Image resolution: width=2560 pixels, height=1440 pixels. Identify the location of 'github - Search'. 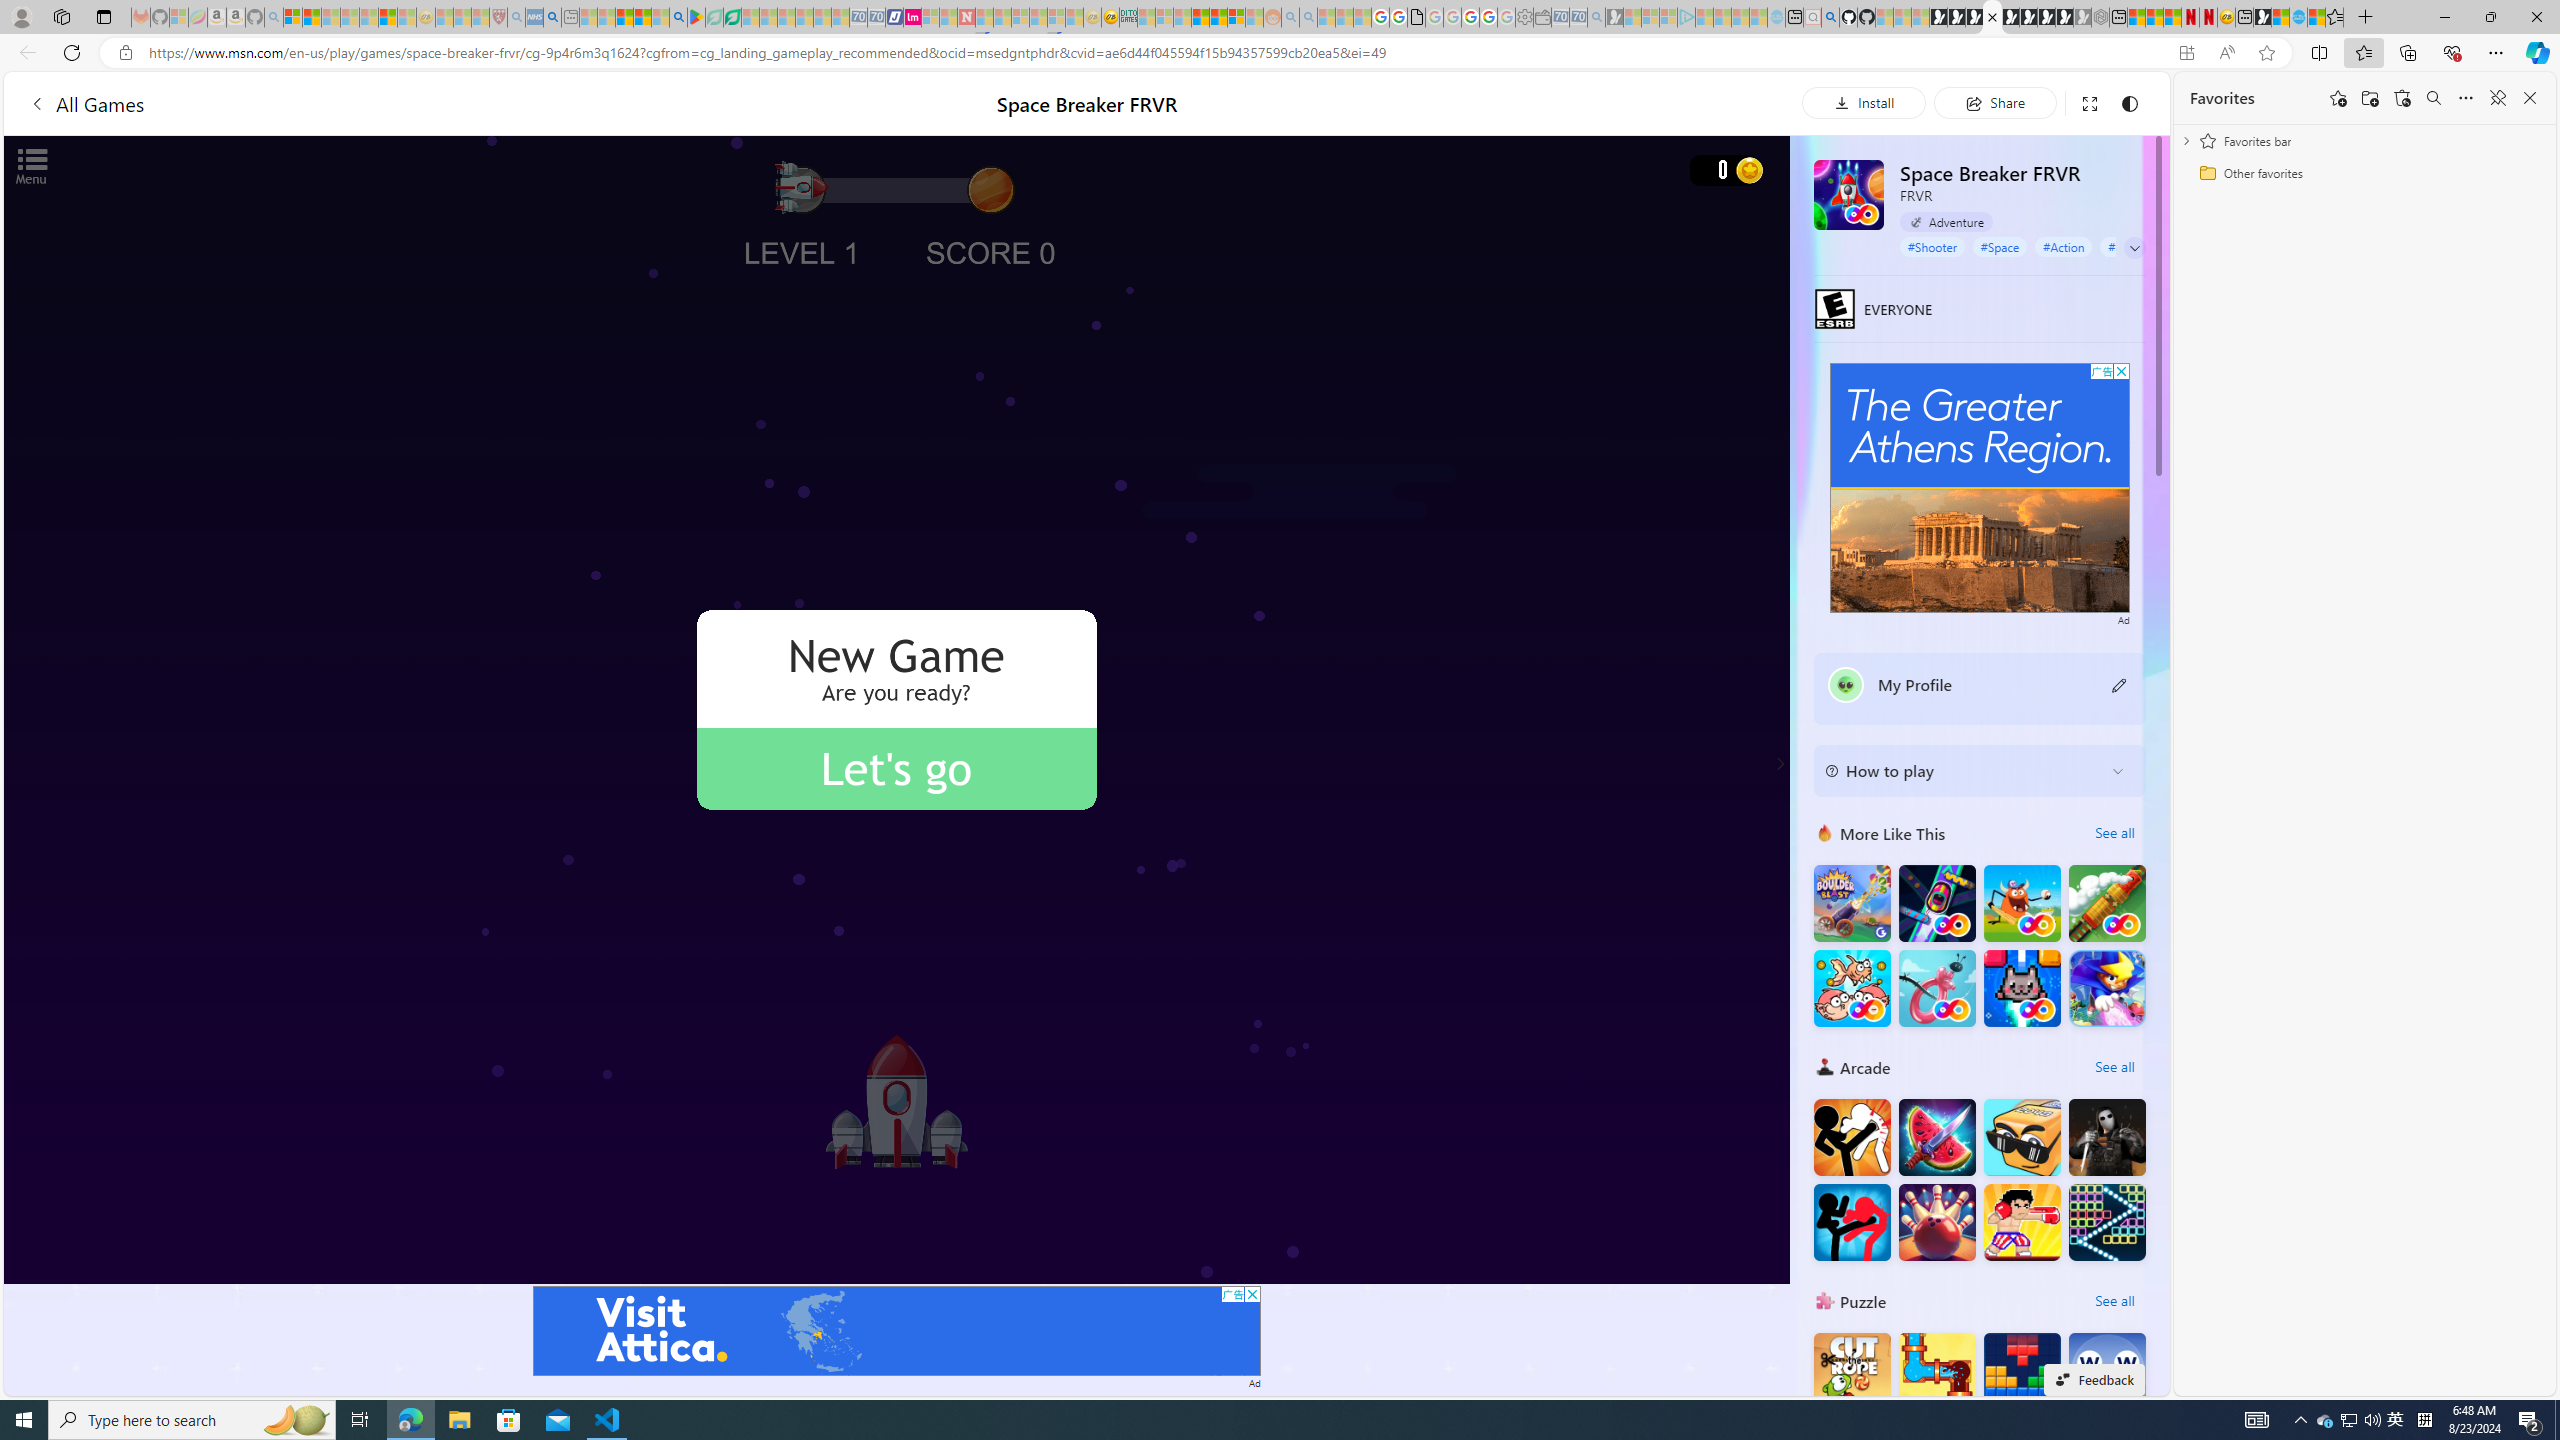
(1830, 16).